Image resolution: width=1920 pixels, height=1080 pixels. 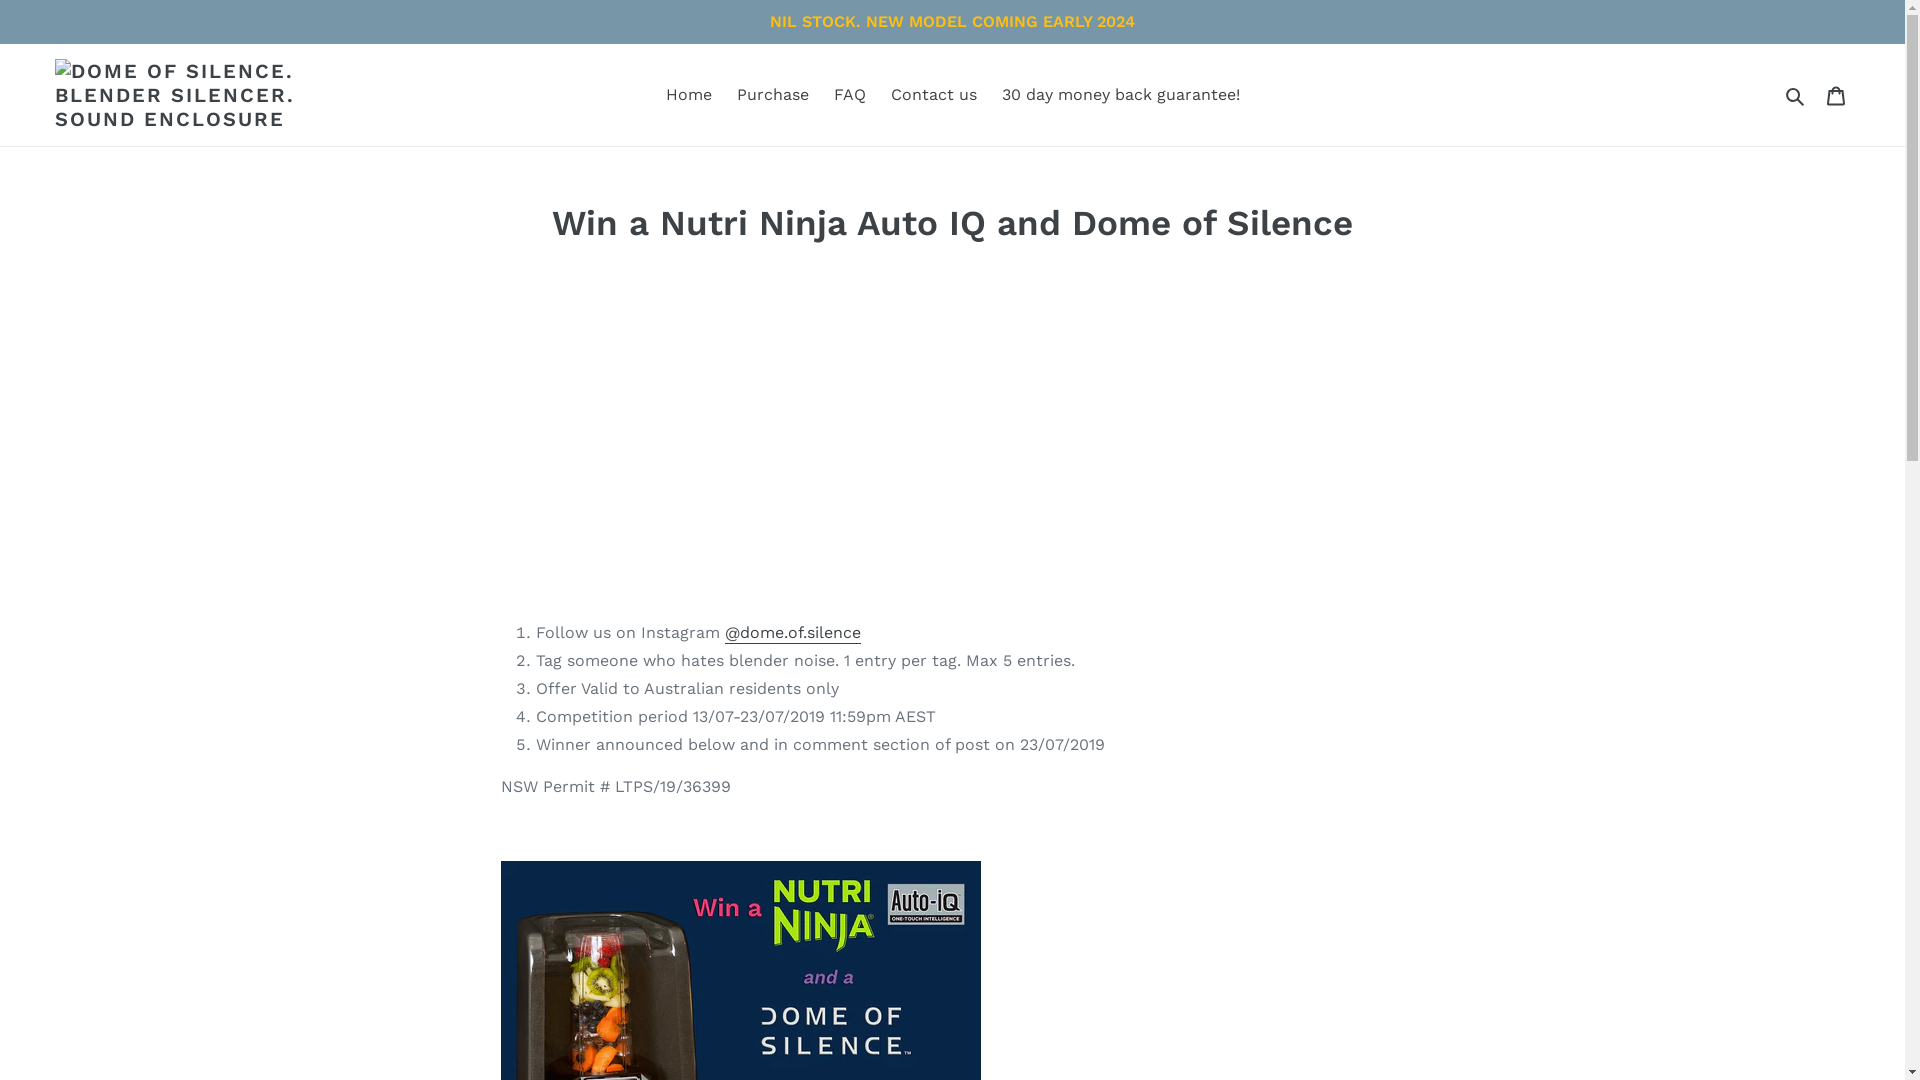 I want to click on '@dome.of.silence', so click(x=791, y=633).